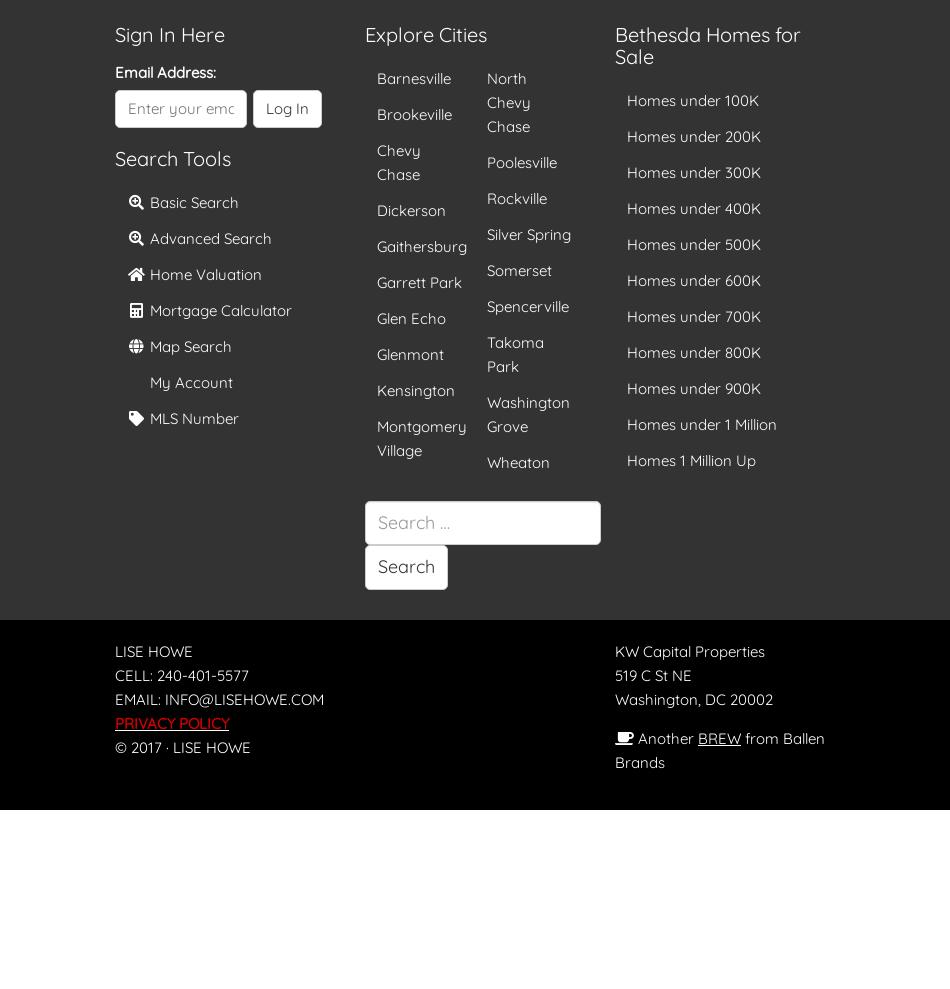 Image resolution: width=950 pixels, height=989 pixels. Describe the element at coordinates (528, 413) in the screenshot. I see `'Washington Grove'` at that location.